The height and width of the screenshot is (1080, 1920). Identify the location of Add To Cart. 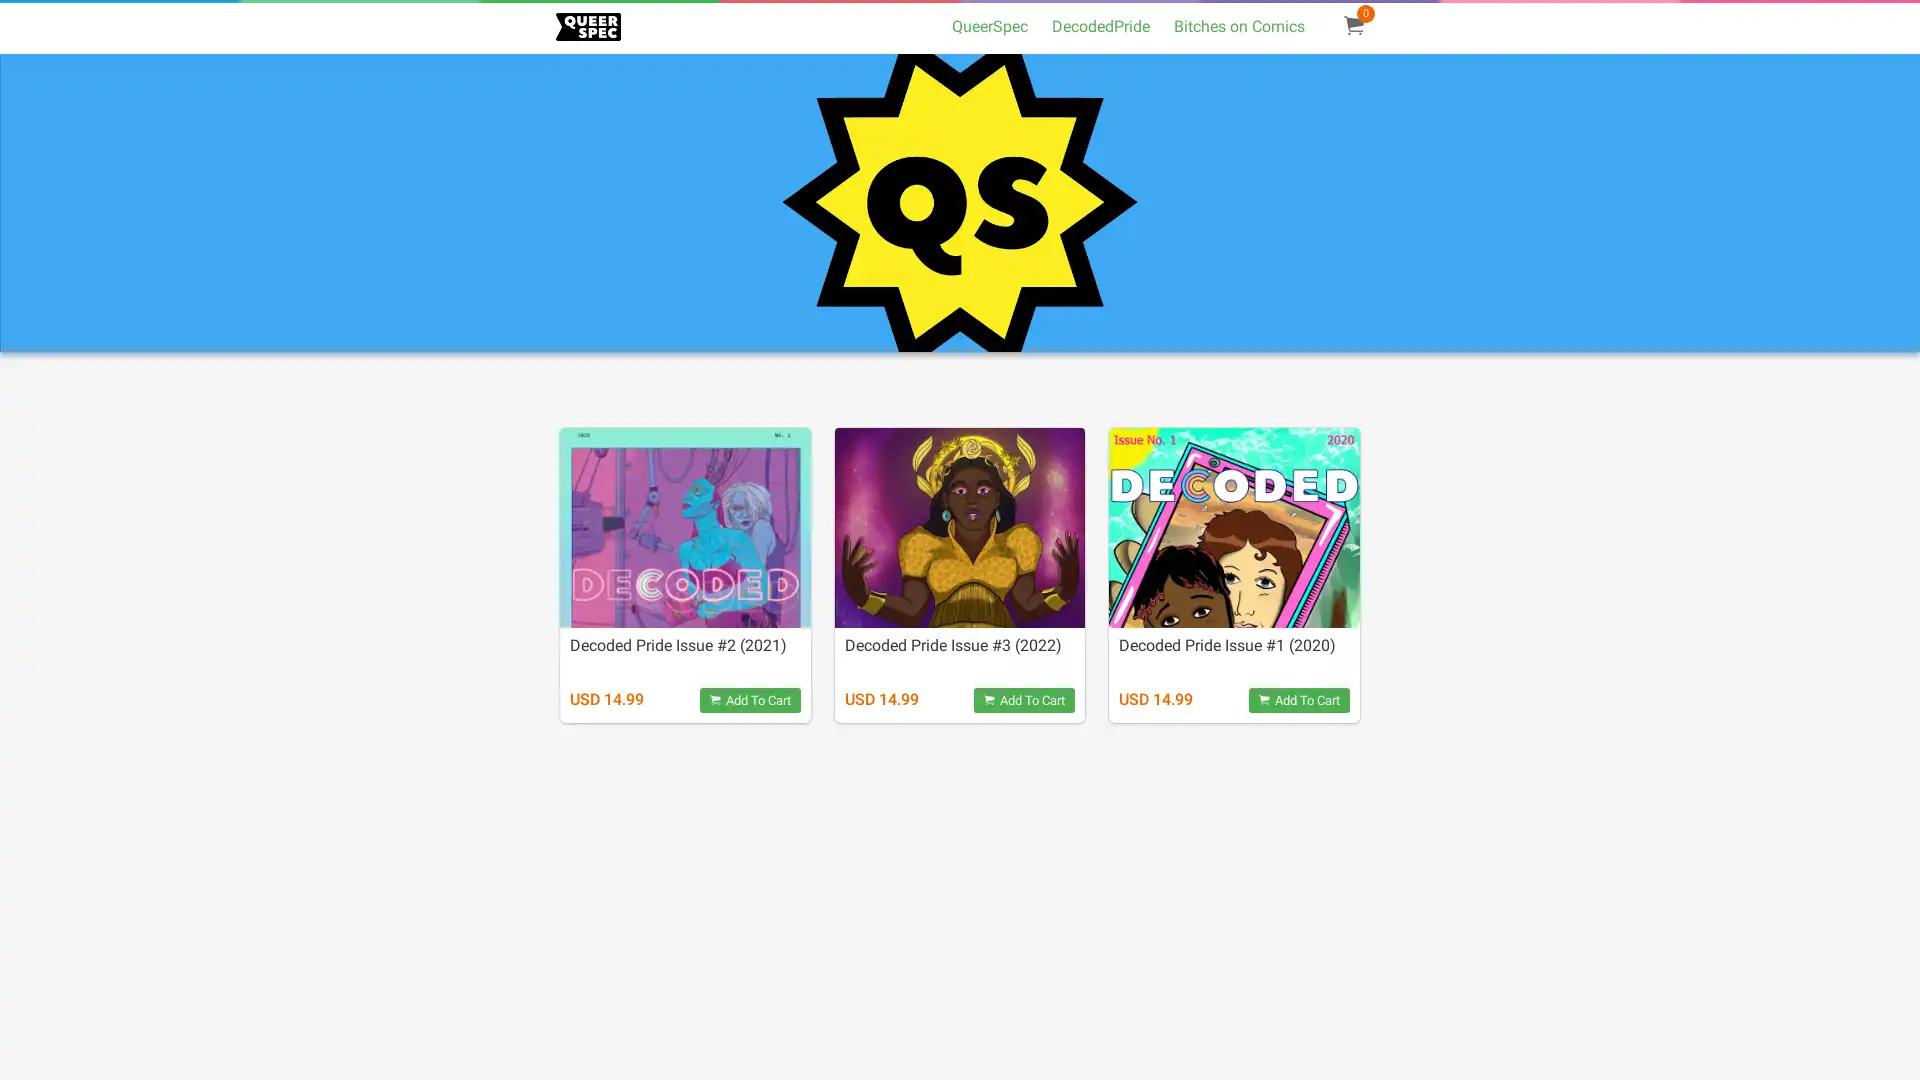
(1024, 699).